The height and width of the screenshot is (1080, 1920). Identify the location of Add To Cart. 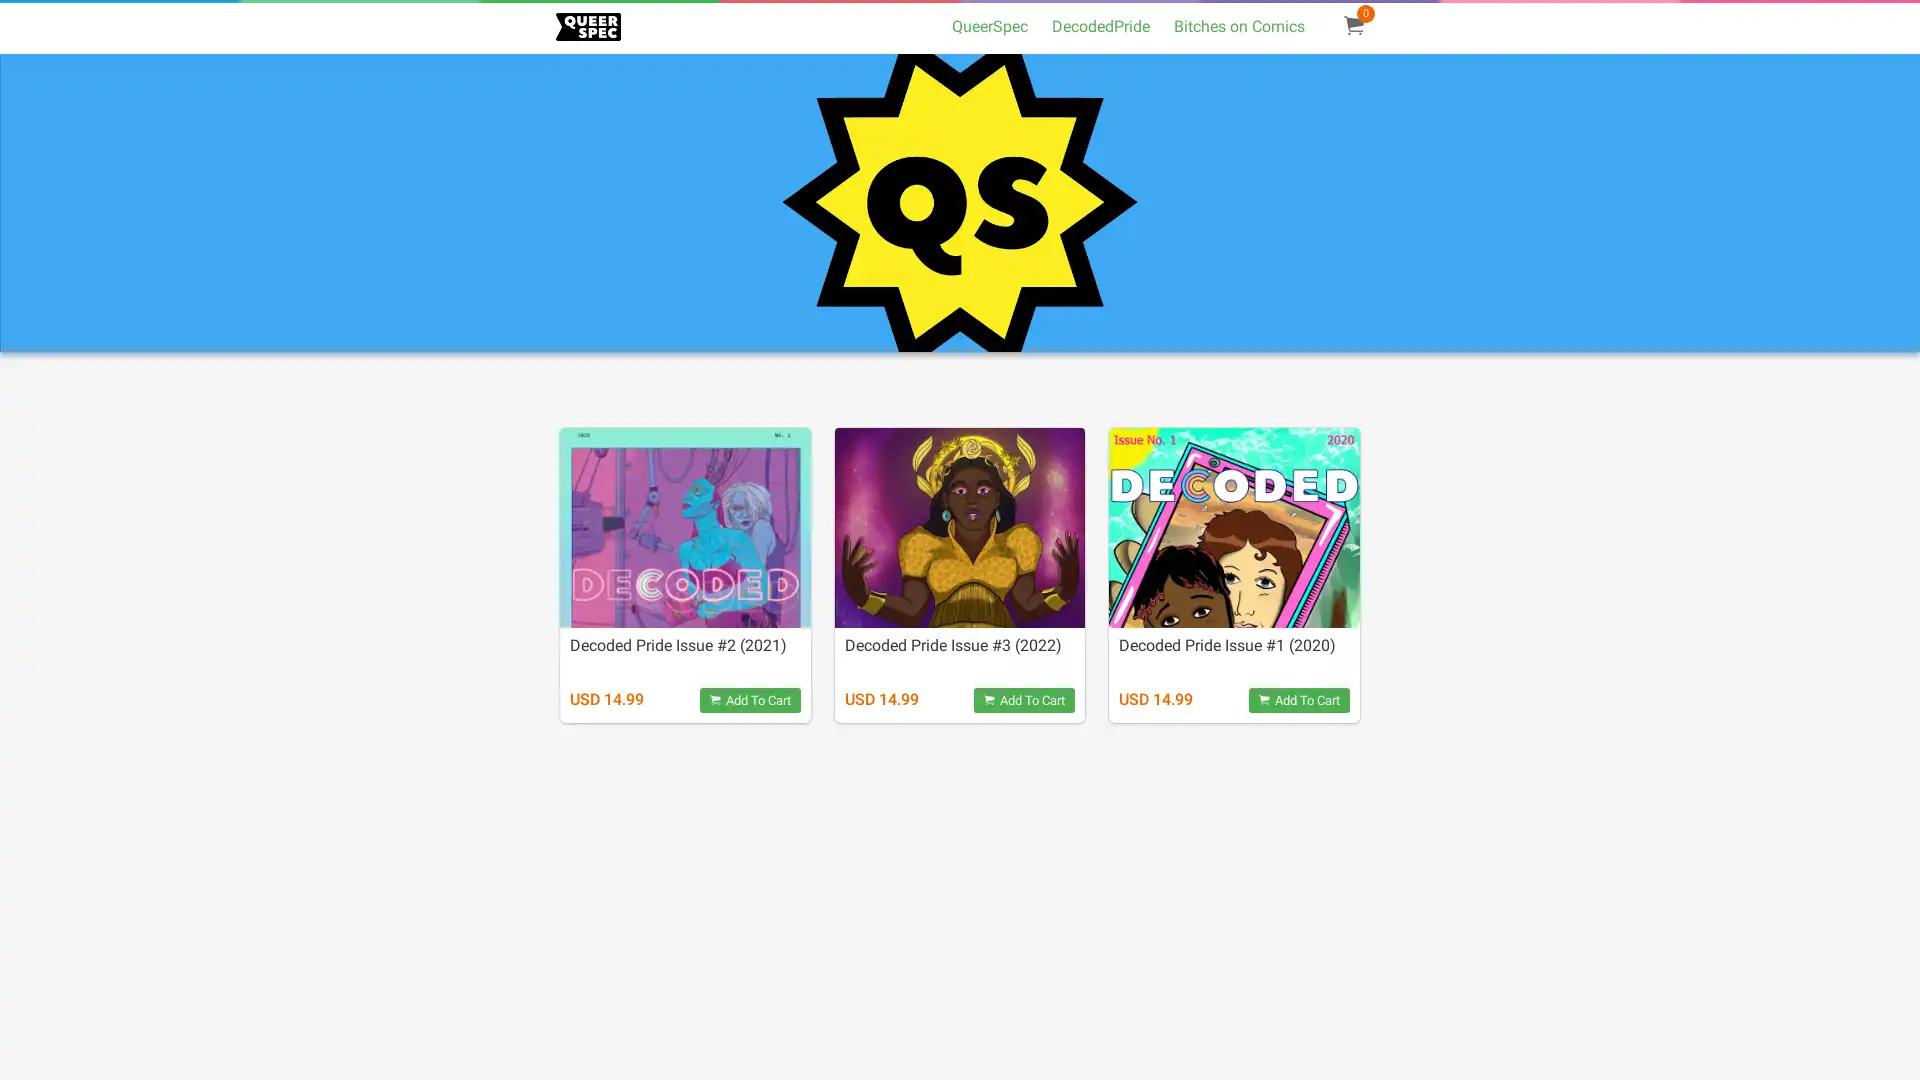
(1024, 699).